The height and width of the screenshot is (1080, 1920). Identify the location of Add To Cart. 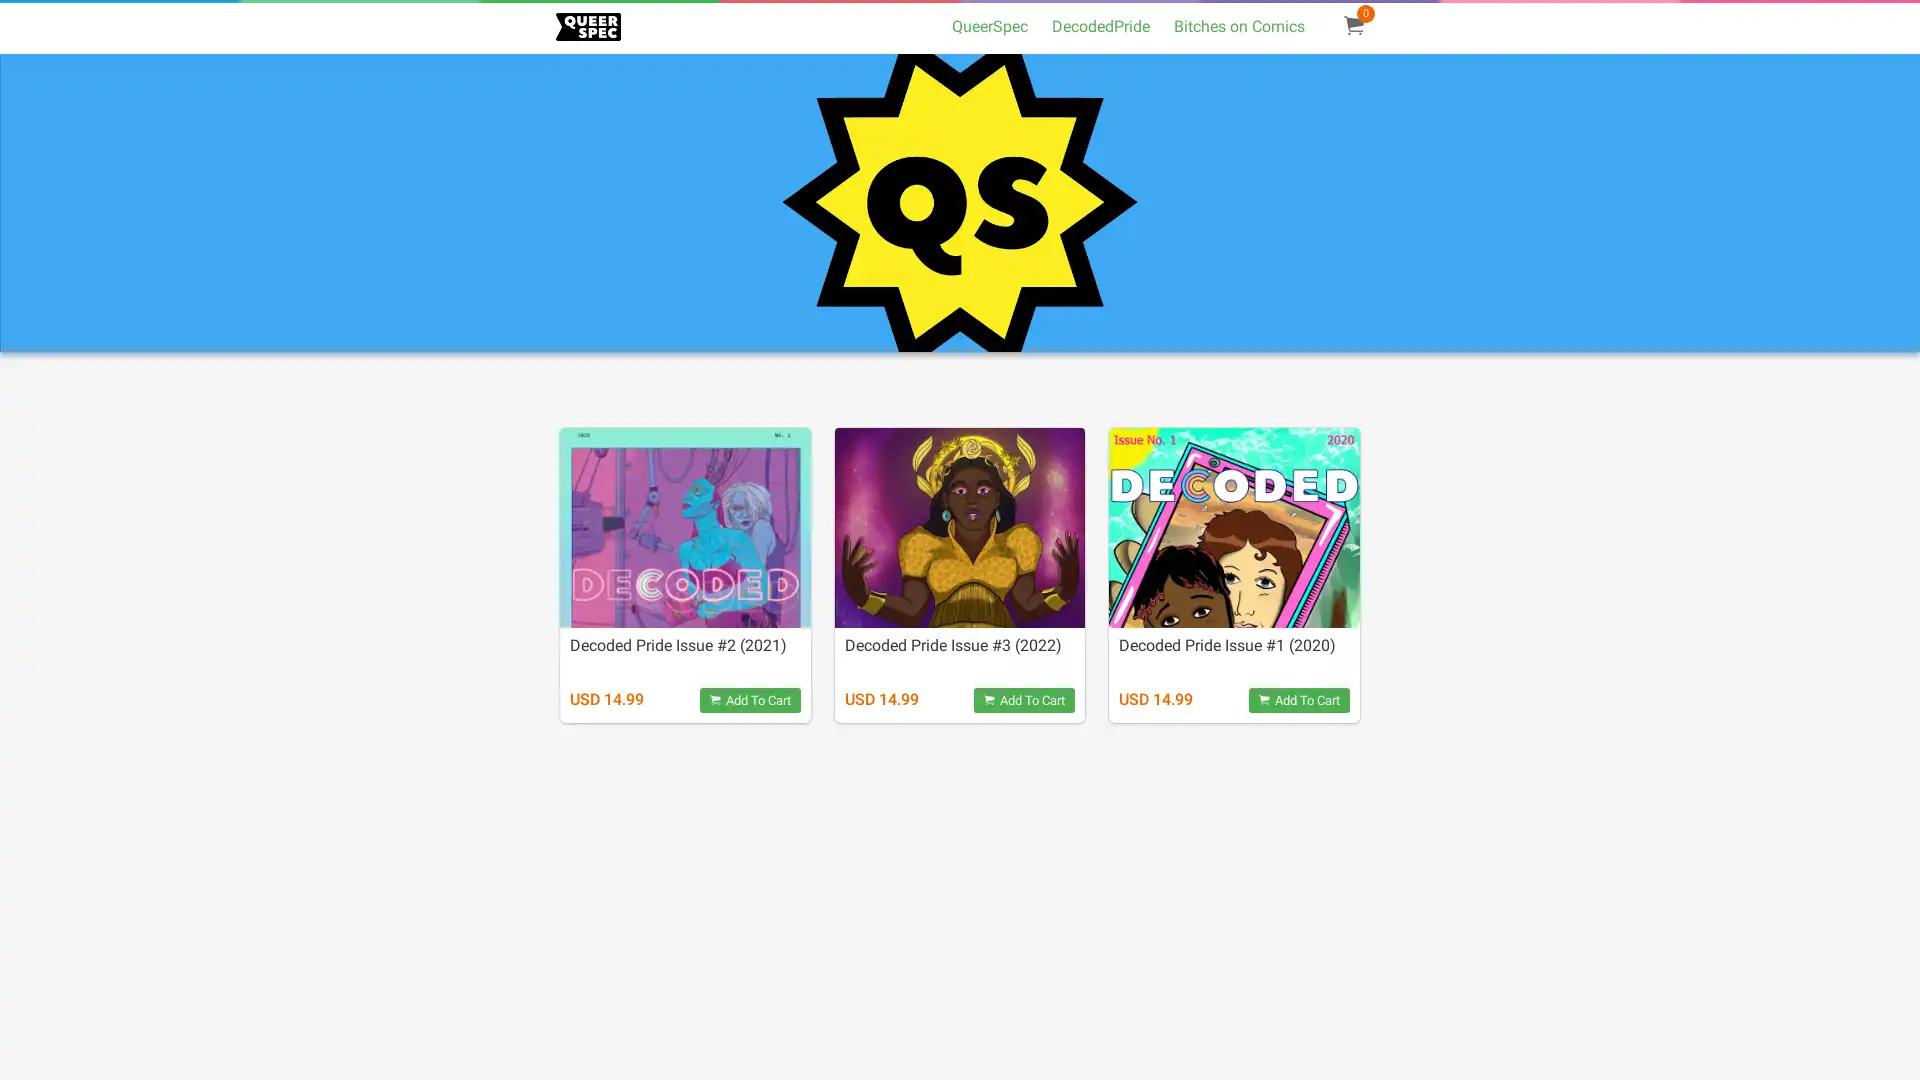
(1024, 699).